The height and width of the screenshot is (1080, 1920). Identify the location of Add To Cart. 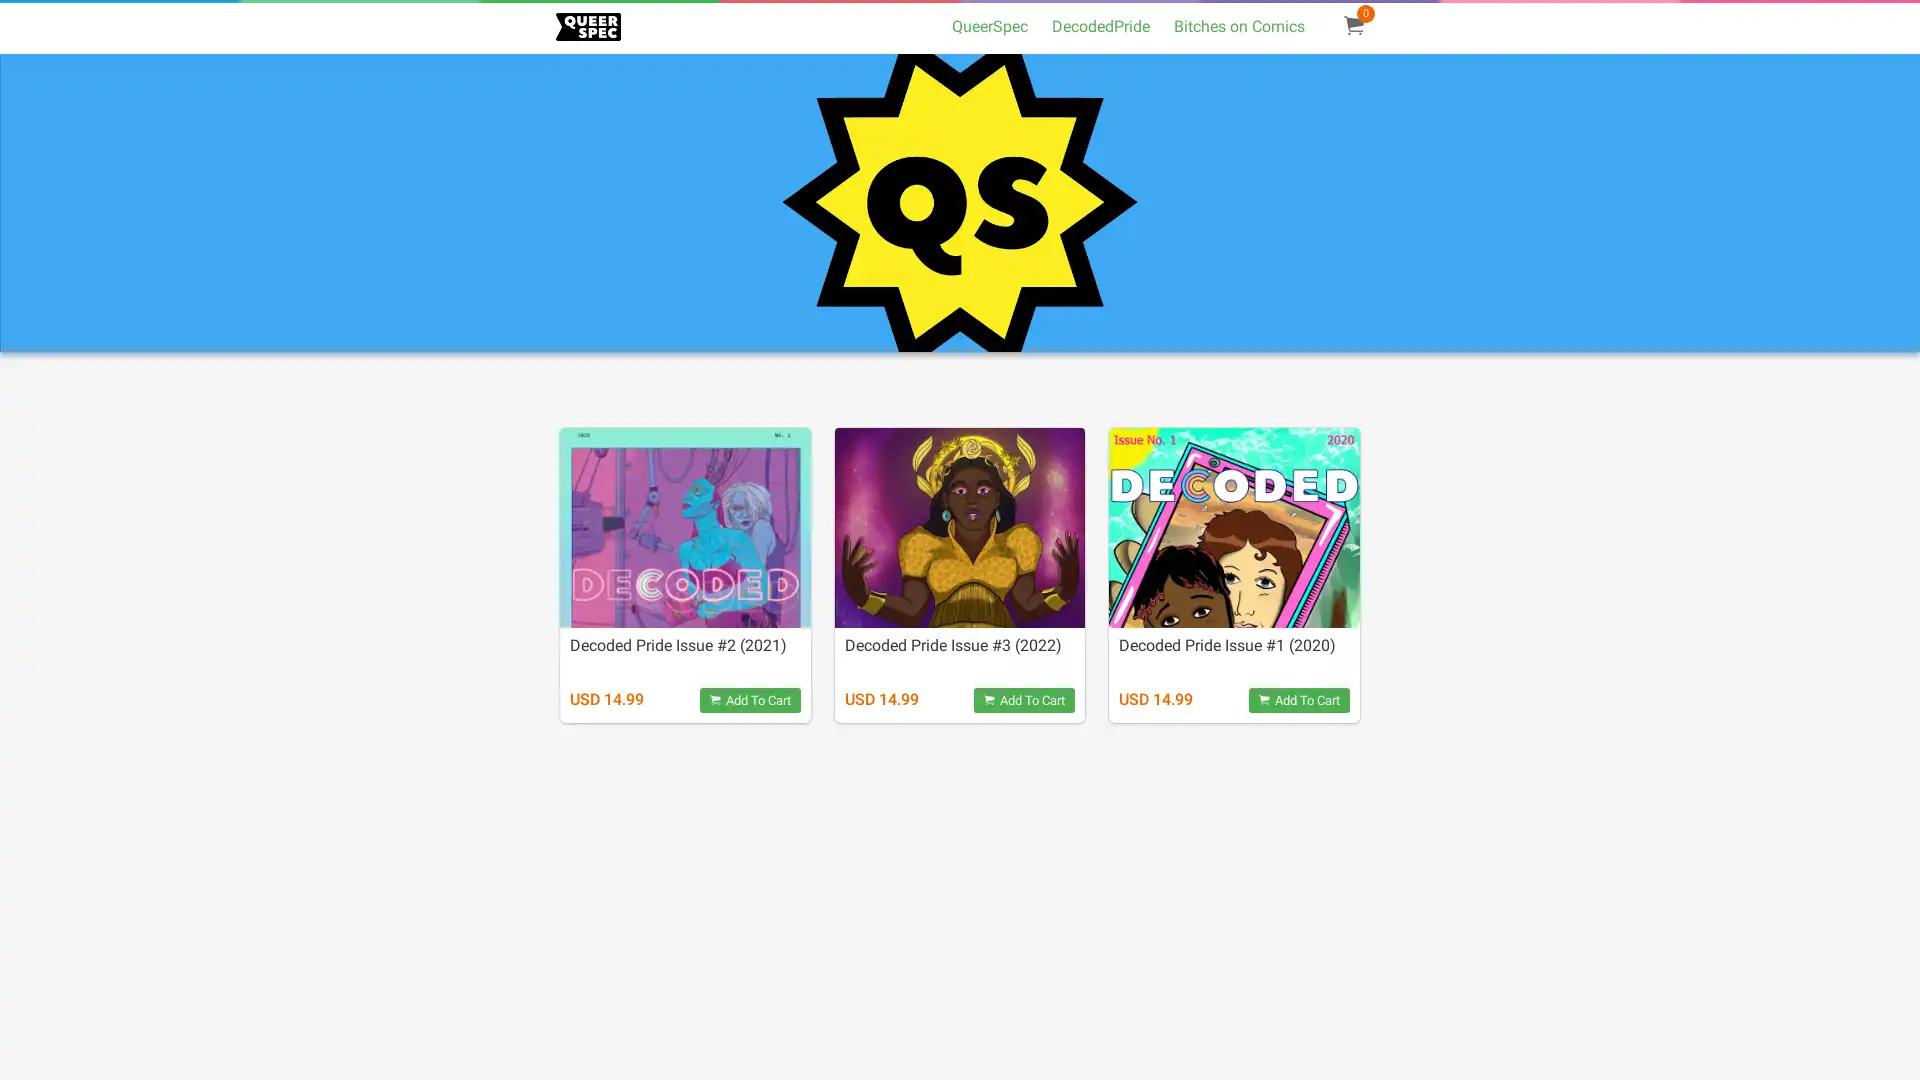
(1024, 699).